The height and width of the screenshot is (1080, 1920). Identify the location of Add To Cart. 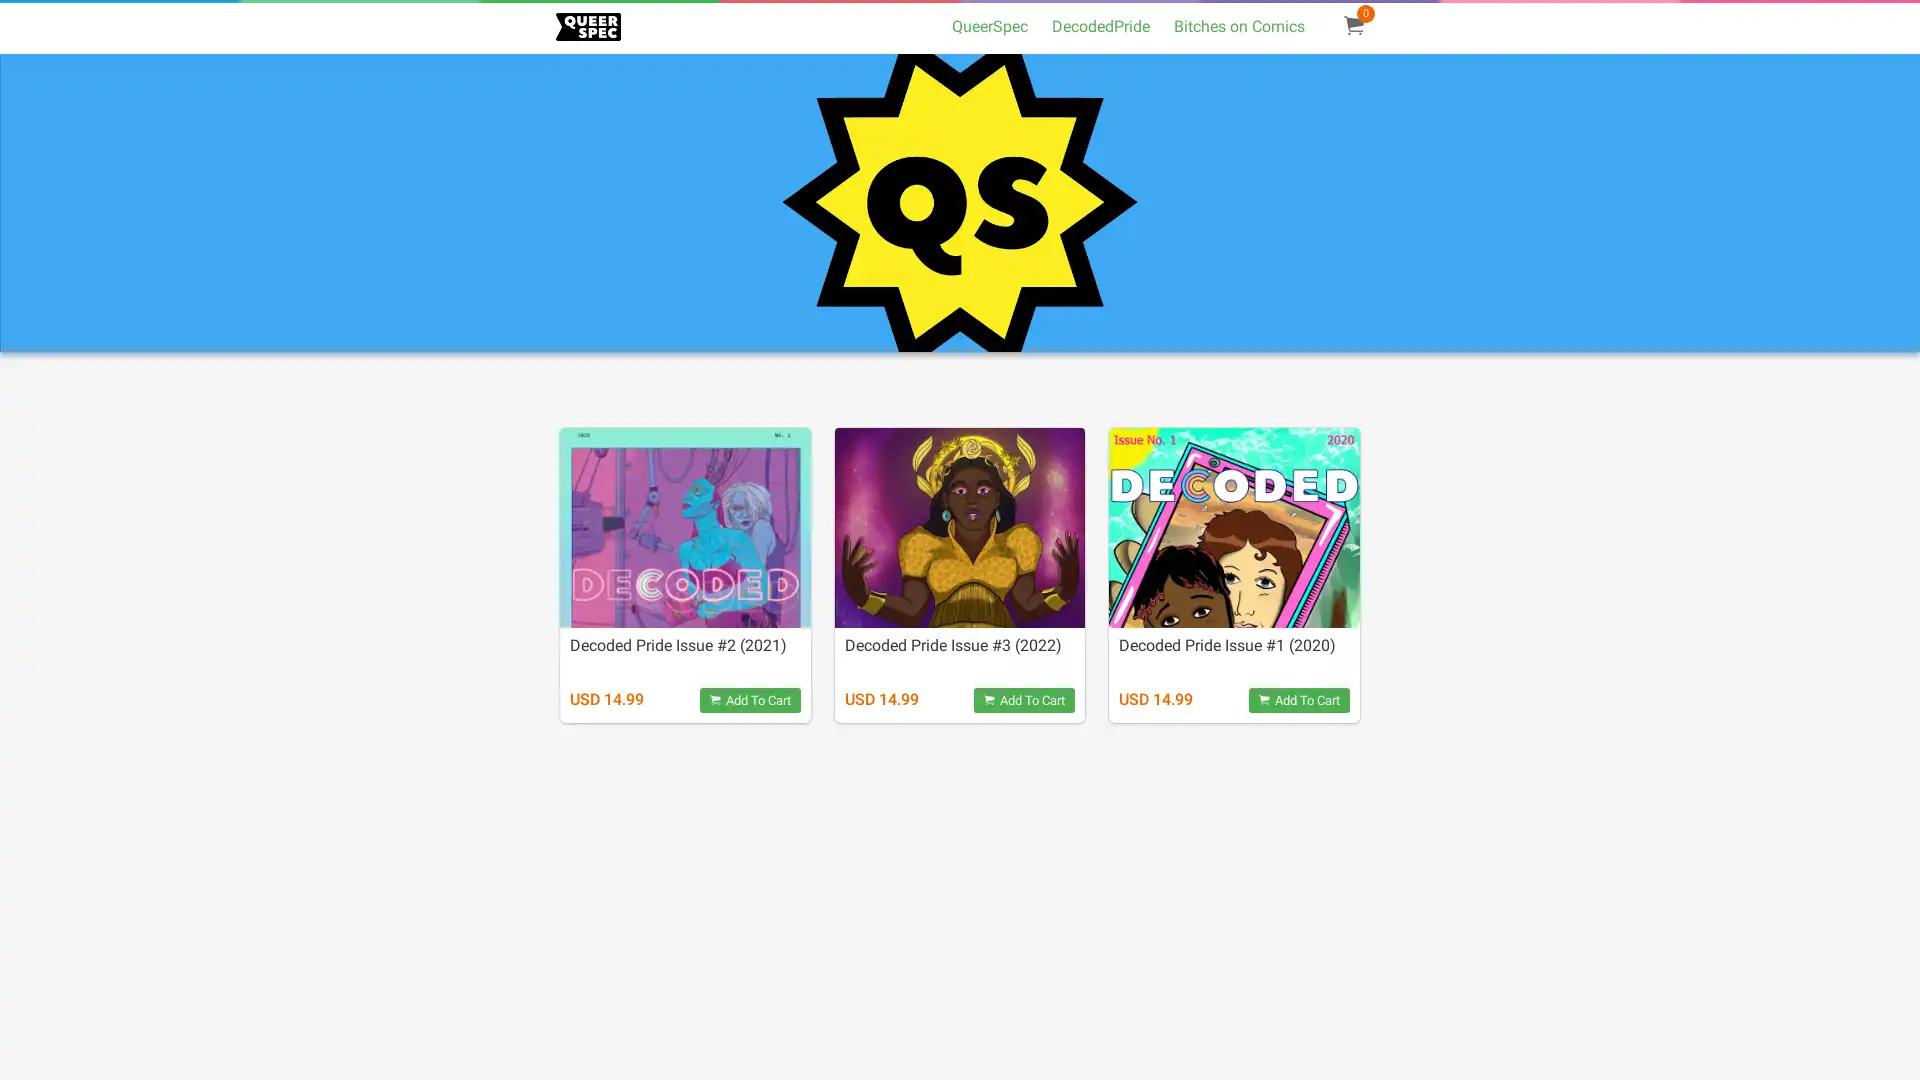
(1024, 699).